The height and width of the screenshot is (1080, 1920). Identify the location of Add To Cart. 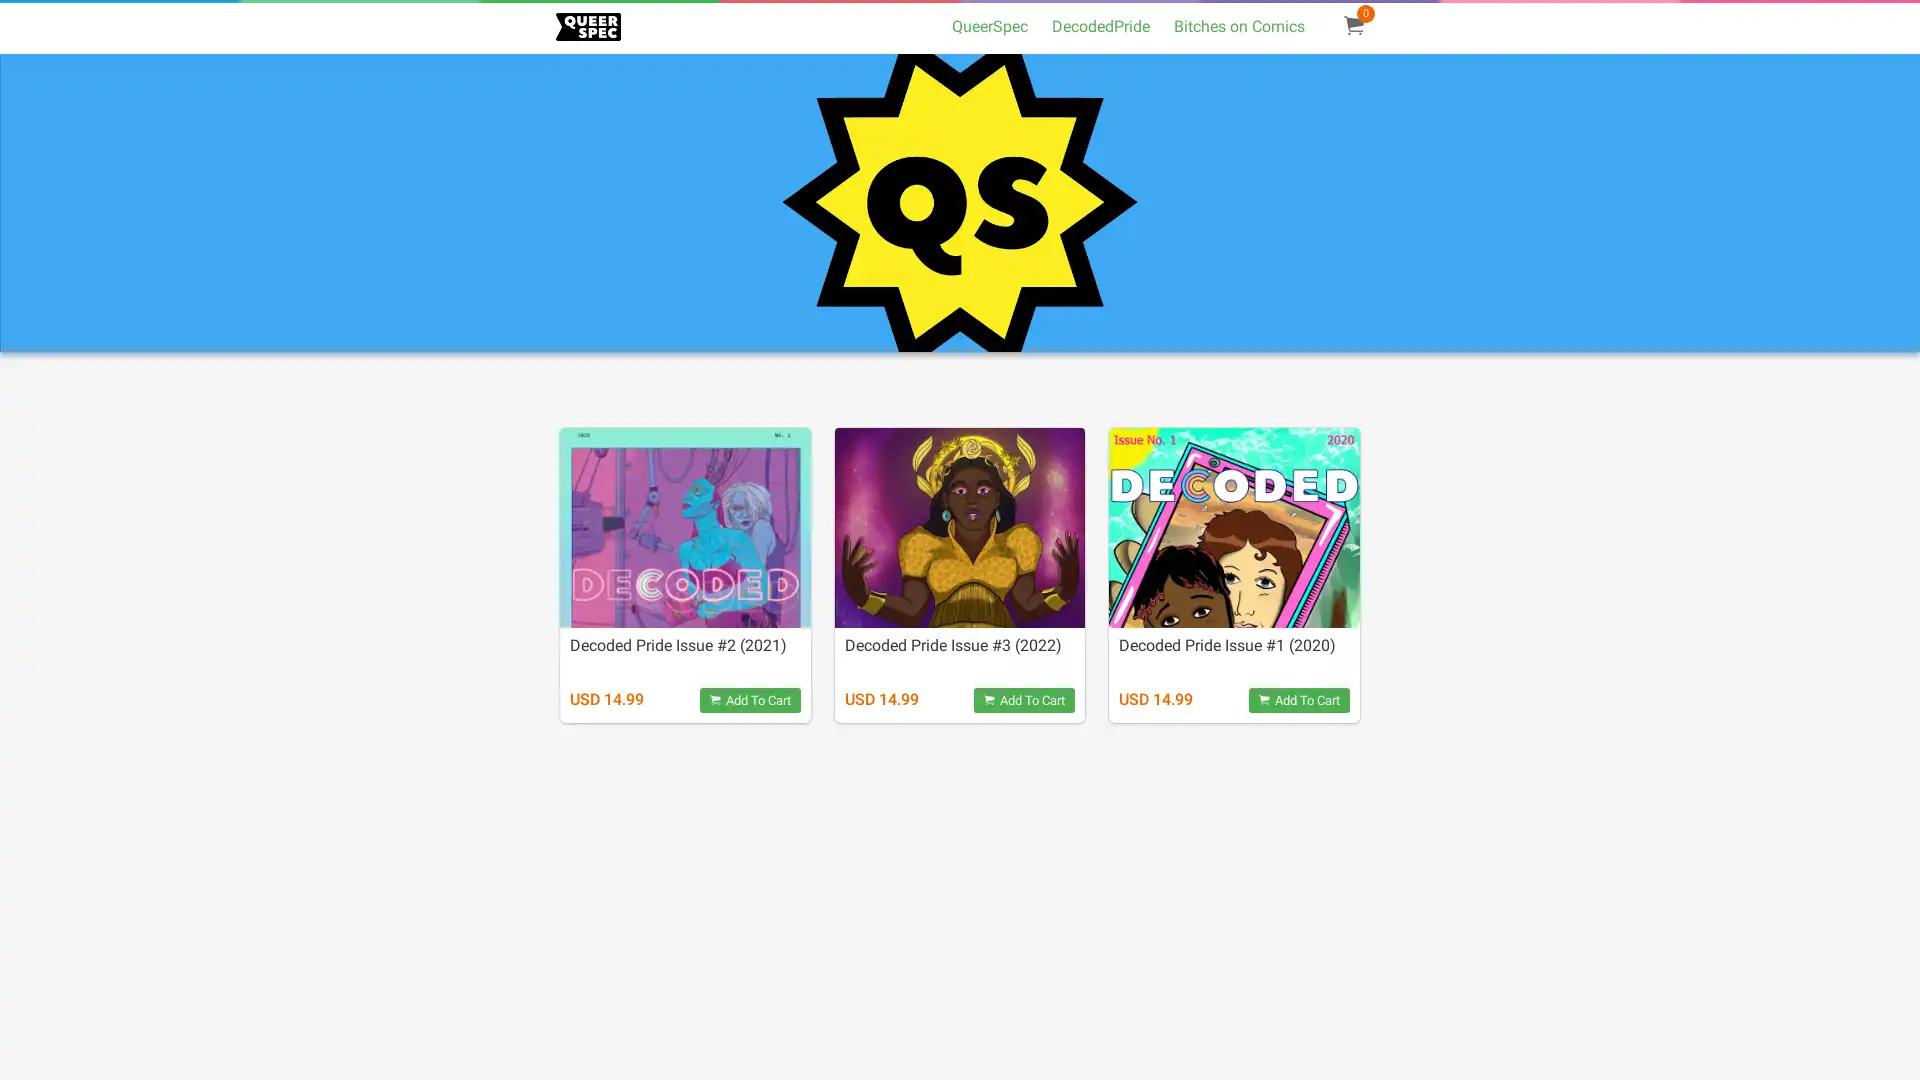
(1024, 699).